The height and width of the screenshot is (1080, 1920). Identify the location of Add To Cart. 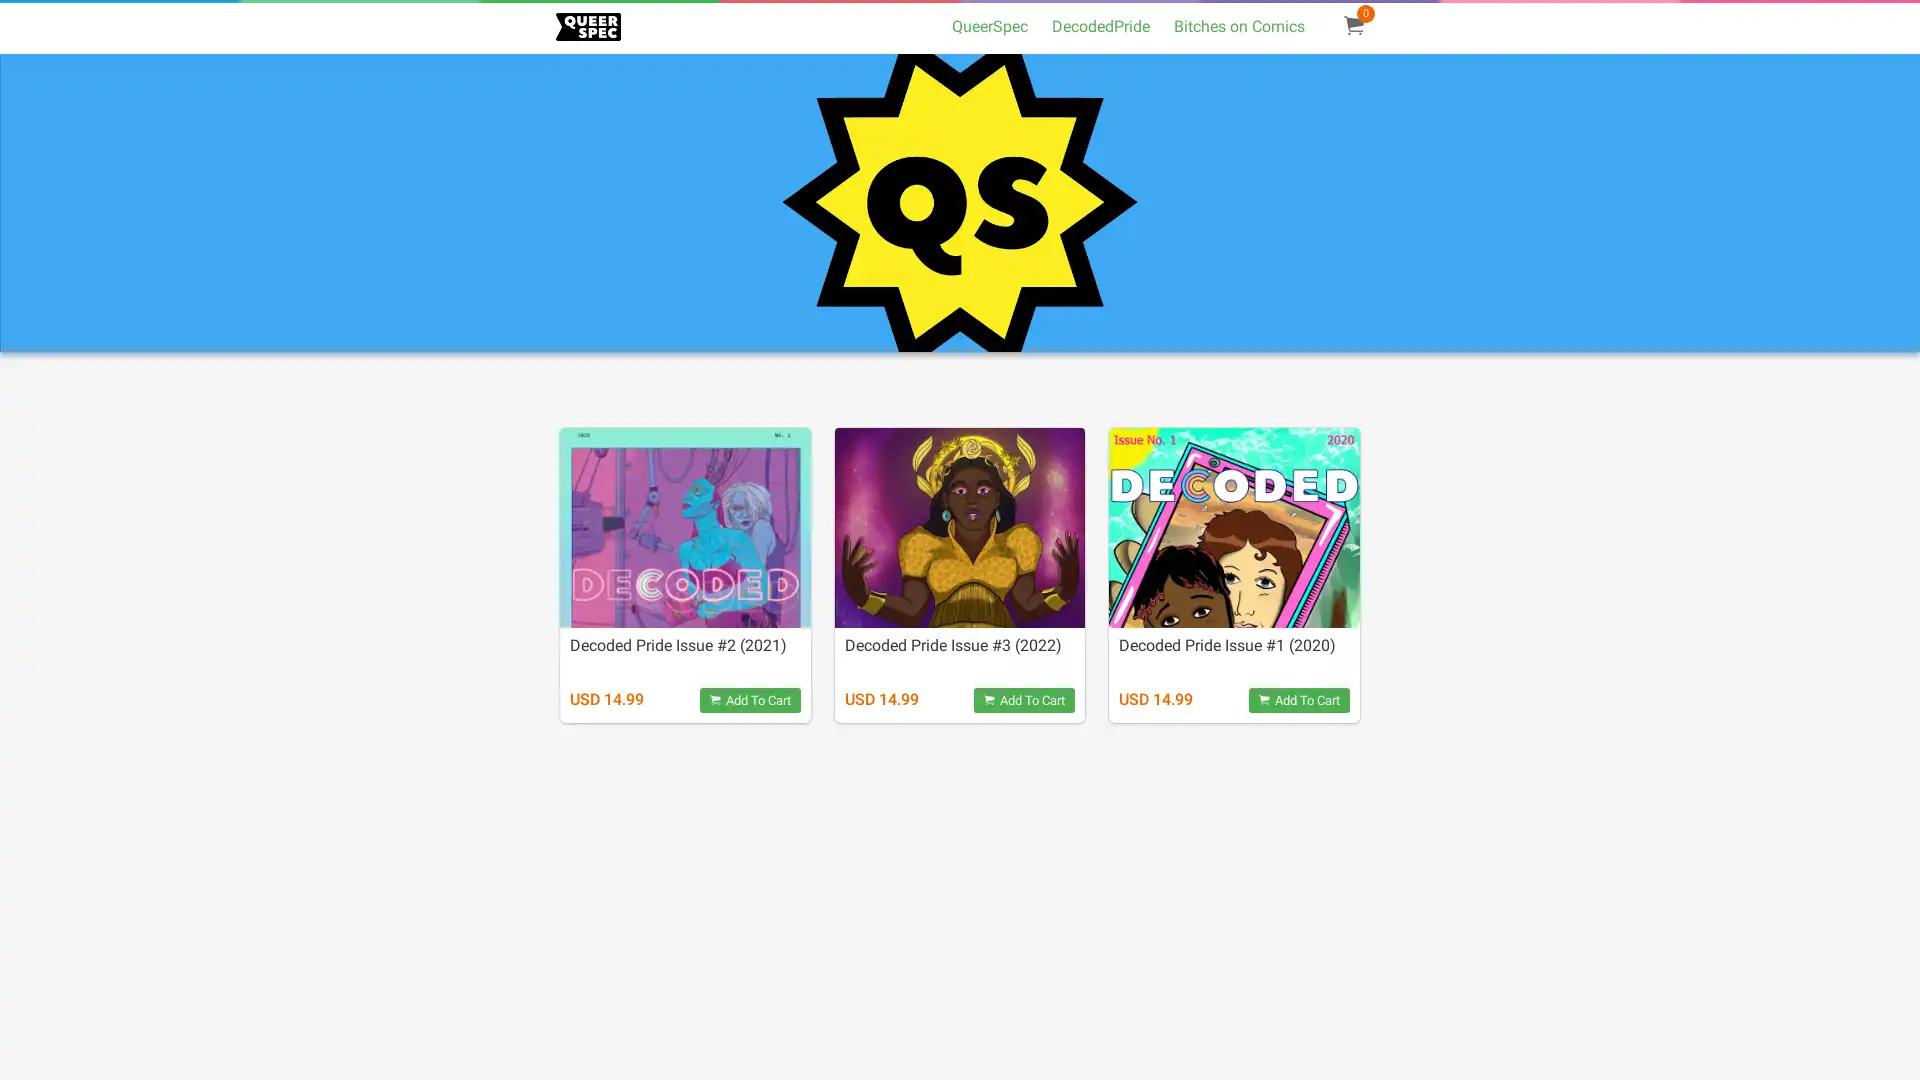
(1024, 699).